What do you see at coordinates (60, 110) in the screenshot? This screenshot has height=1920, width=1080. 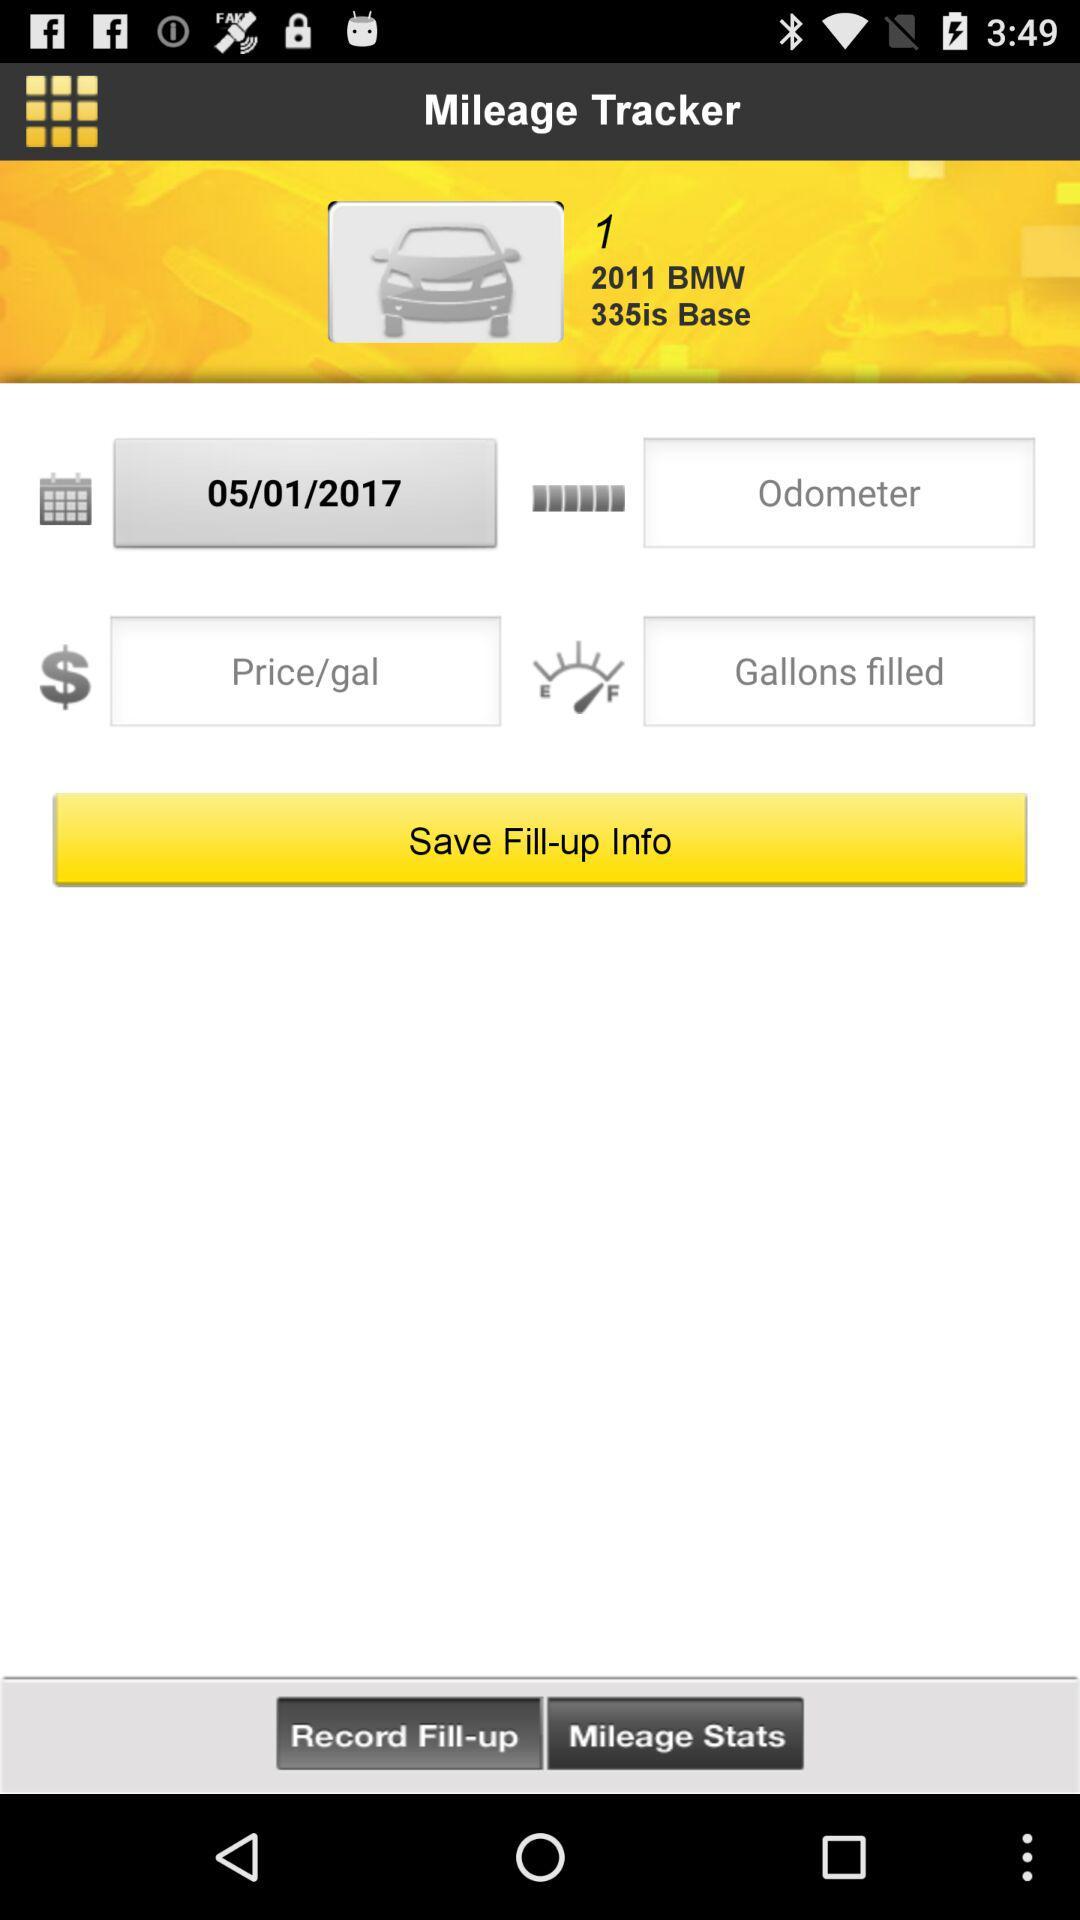 I see `open the menu bar` at bounding box center [60, 110].